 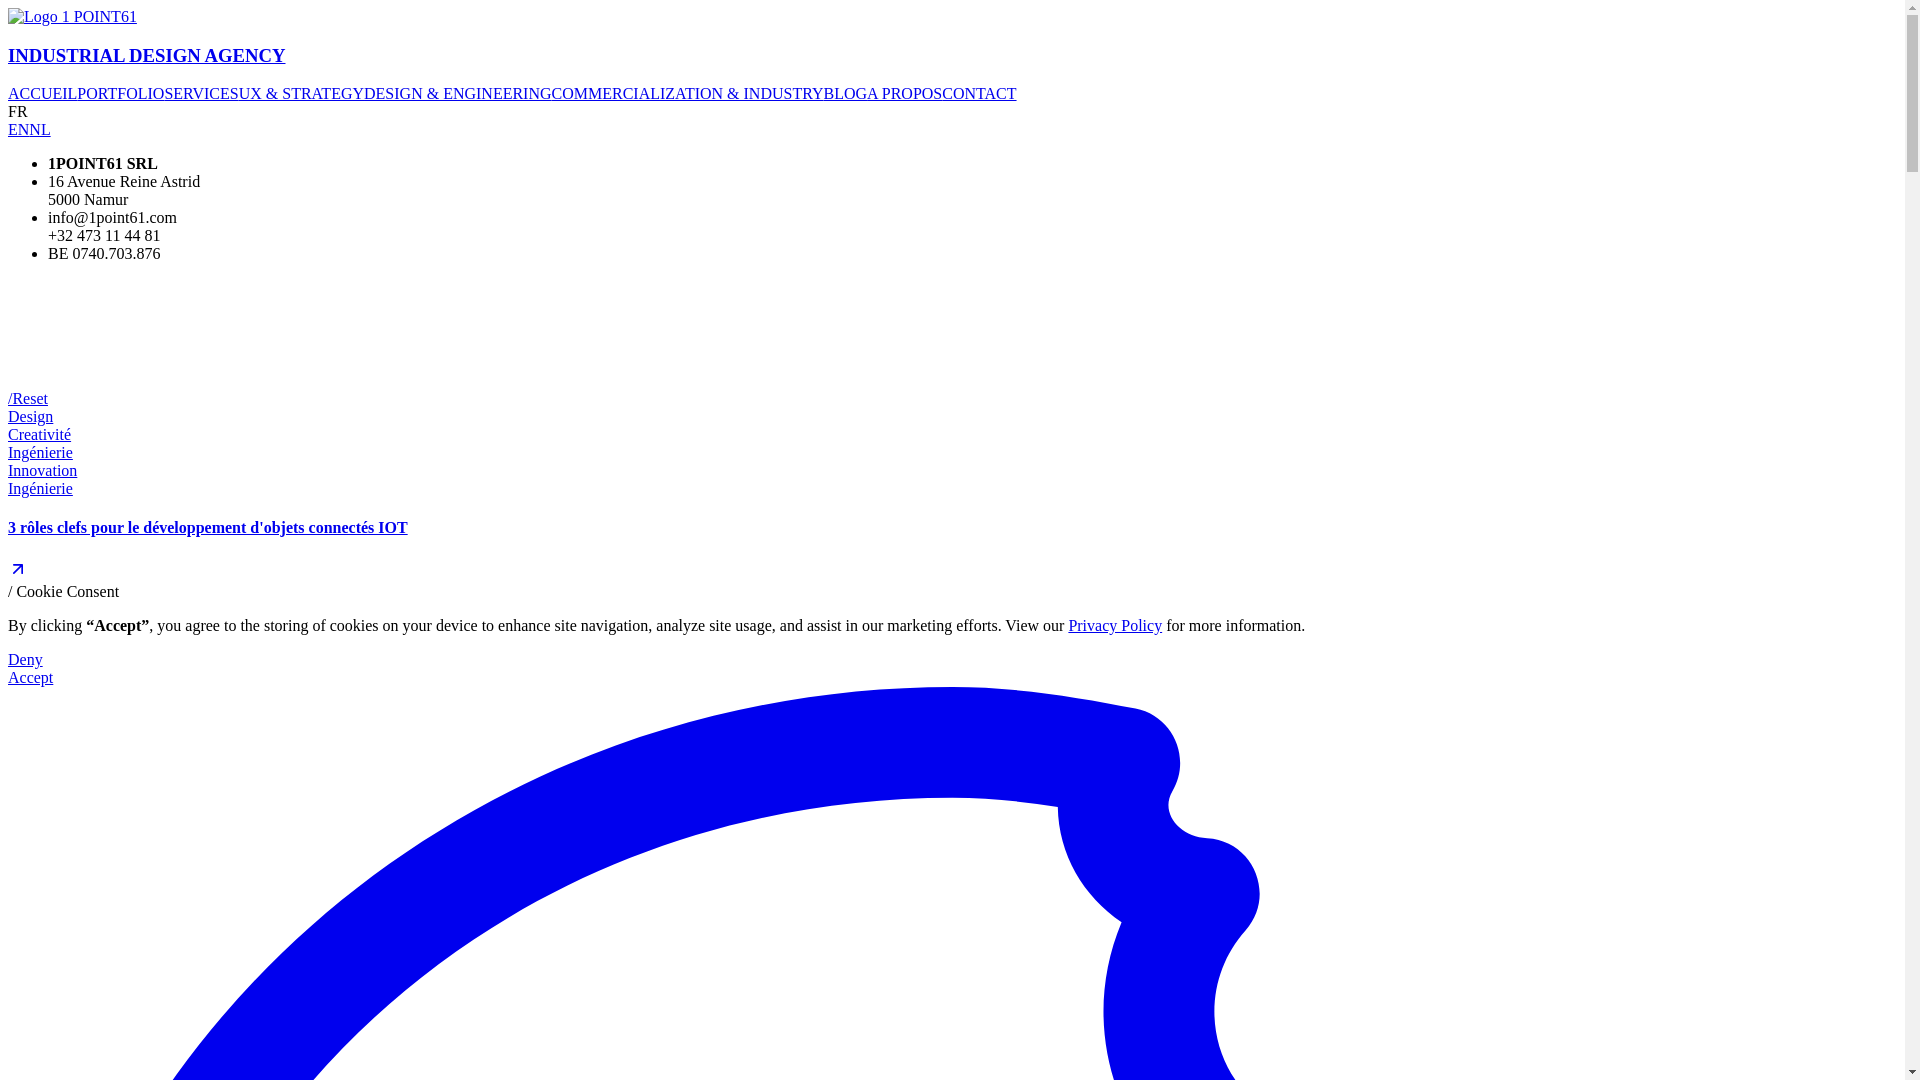 I want to click on 'ACCUEIL', so click(x=42, y=93).